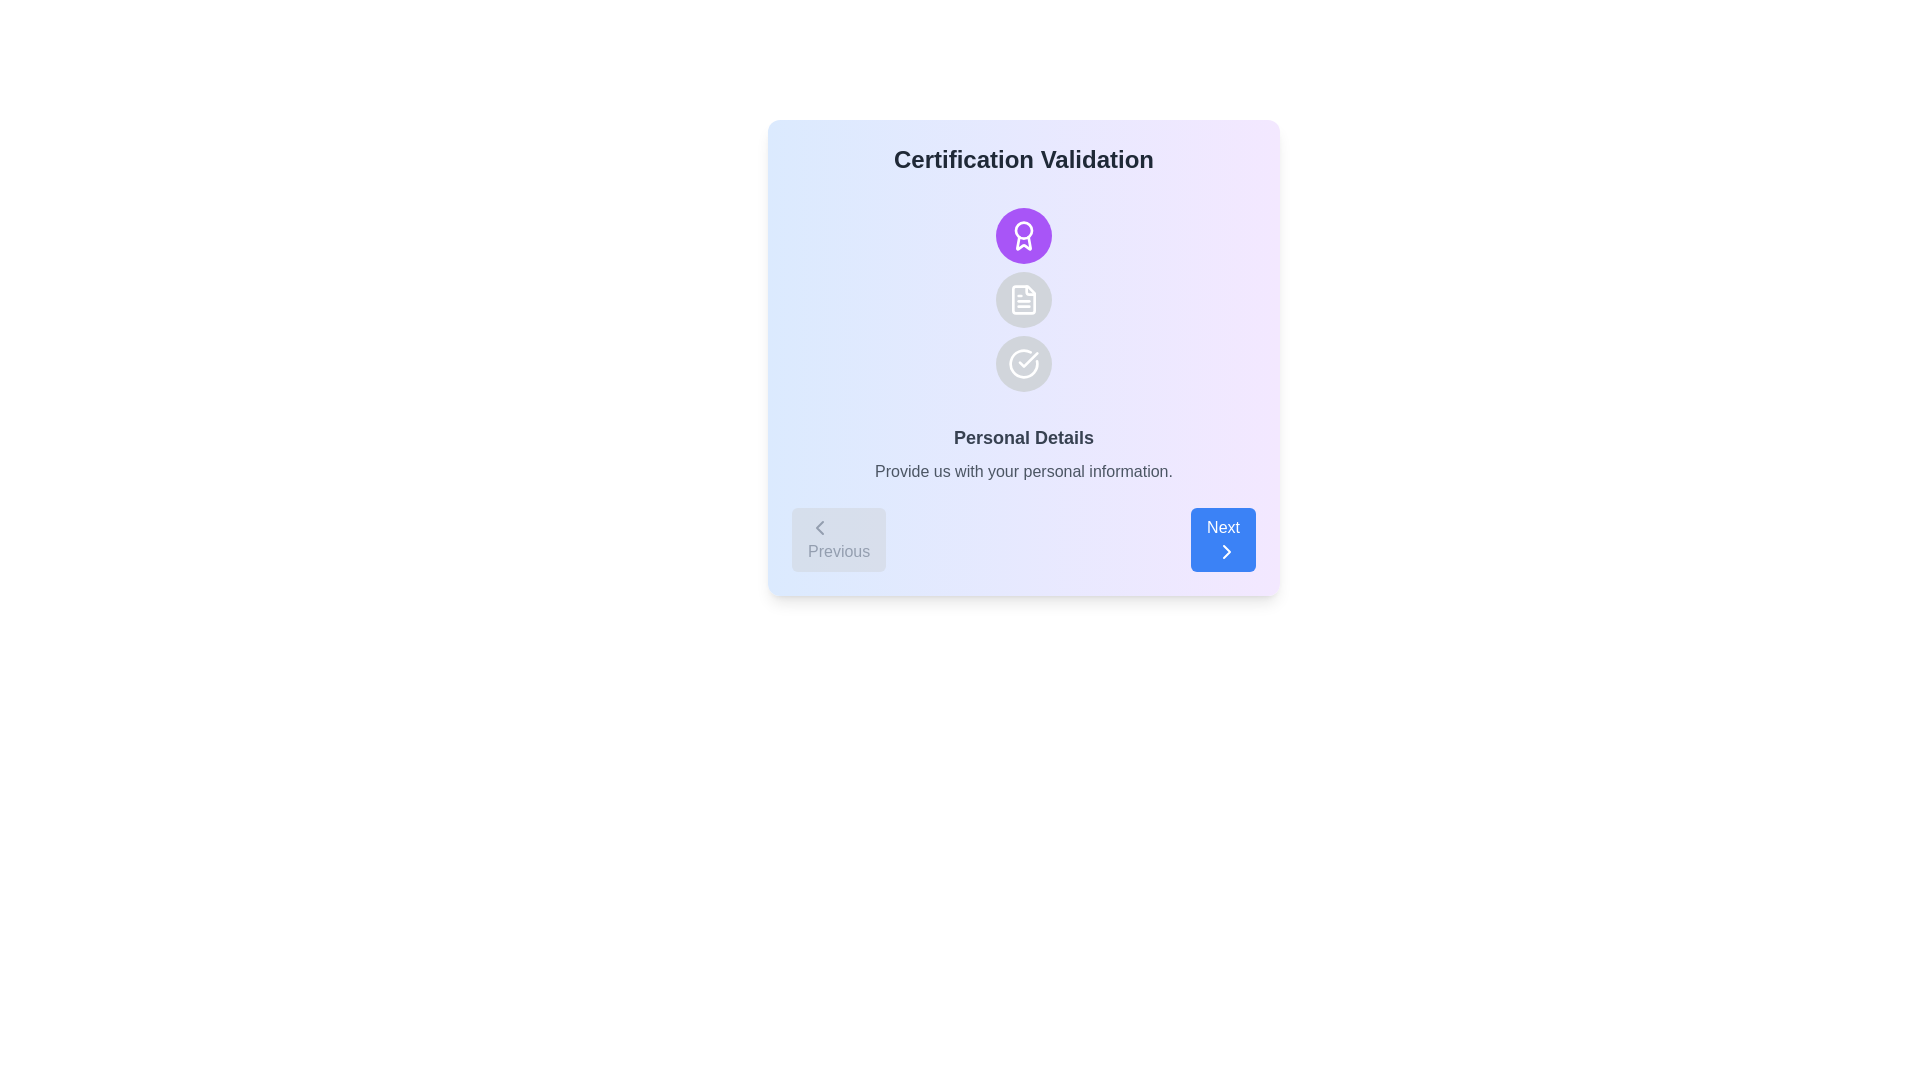  Describe the element at coordinates (820, 527) in the screenshot. I see `the small left-facing chevron icon with a gray stroke, located inside the rounded rectangular button labeled 'Previous' at the bottom-left corner of the card-like interface` at that location.